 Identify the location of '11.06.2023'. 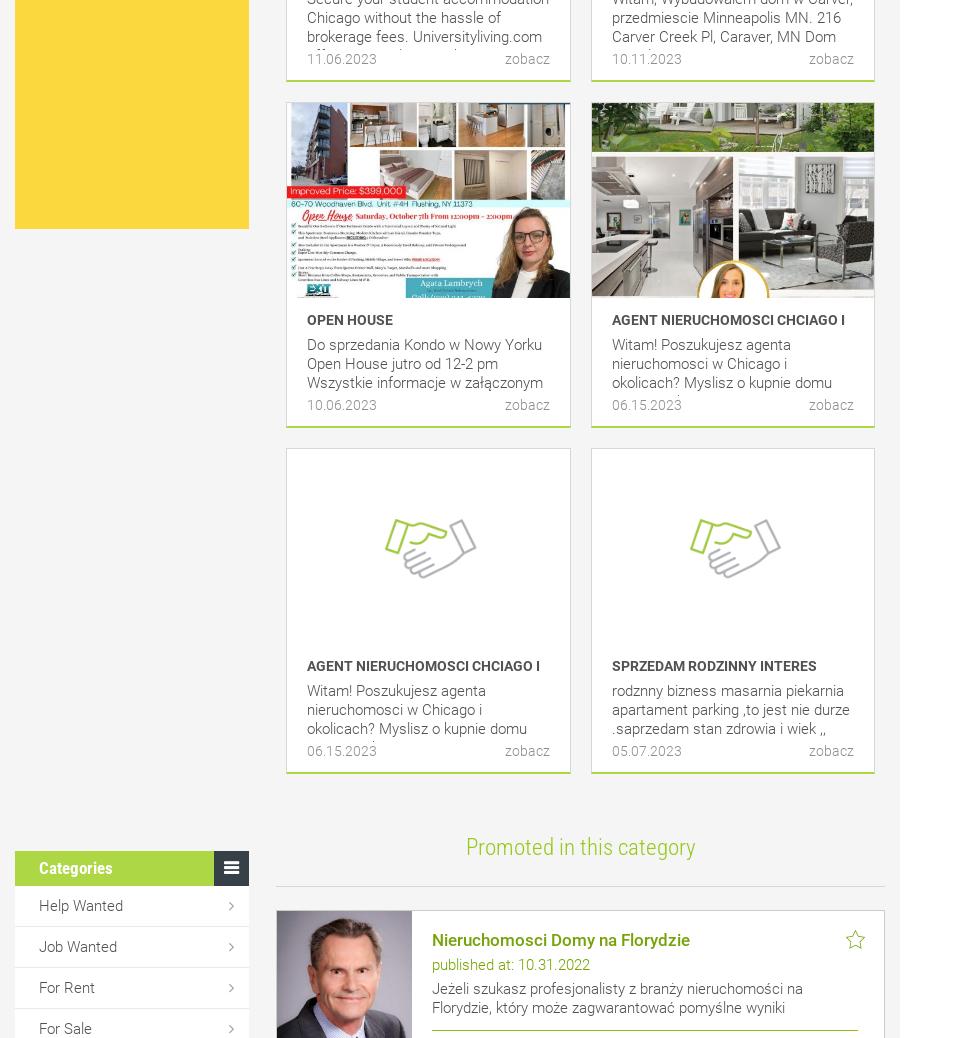
(341, 57).